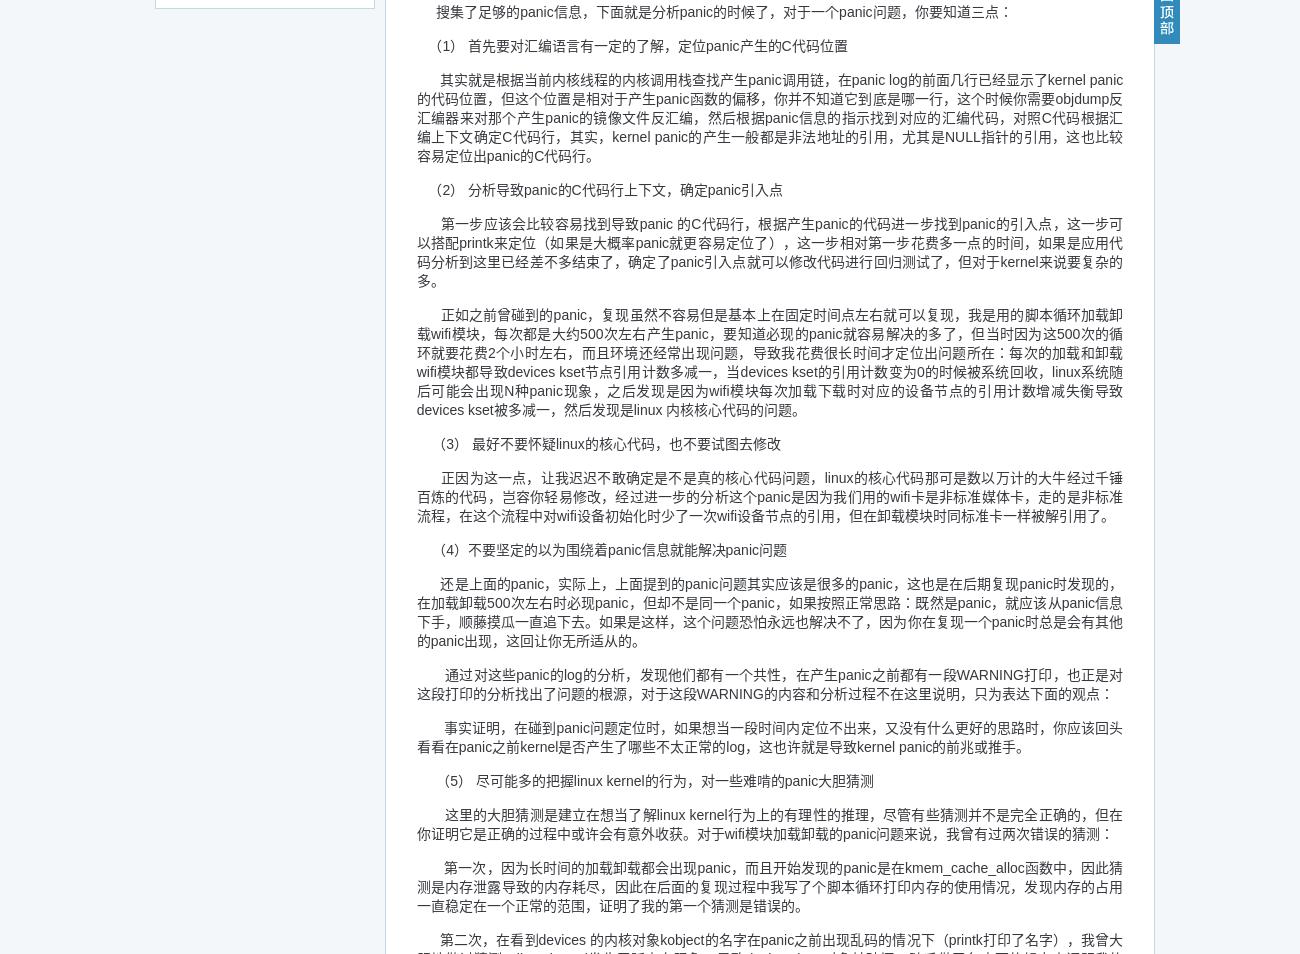 This screenshot has height=954, width=1300. I want to click on '正因为这一点，让我迟迟不敢确定是不是真的核心代码问题，linux的核心代码那可是数以万计的大牛经过千锤百炼的代码，岂容你轻易修改，经过进一步的分析这个panic是因为我们用的wifi卡是非标准媒体卡，走的是非标准流程，在这个流程中对wifi设备初始化时少了一次wifi设备节点的引用，但在卸载模块时同标准卡一样被解引用了。', so click(768, 496).